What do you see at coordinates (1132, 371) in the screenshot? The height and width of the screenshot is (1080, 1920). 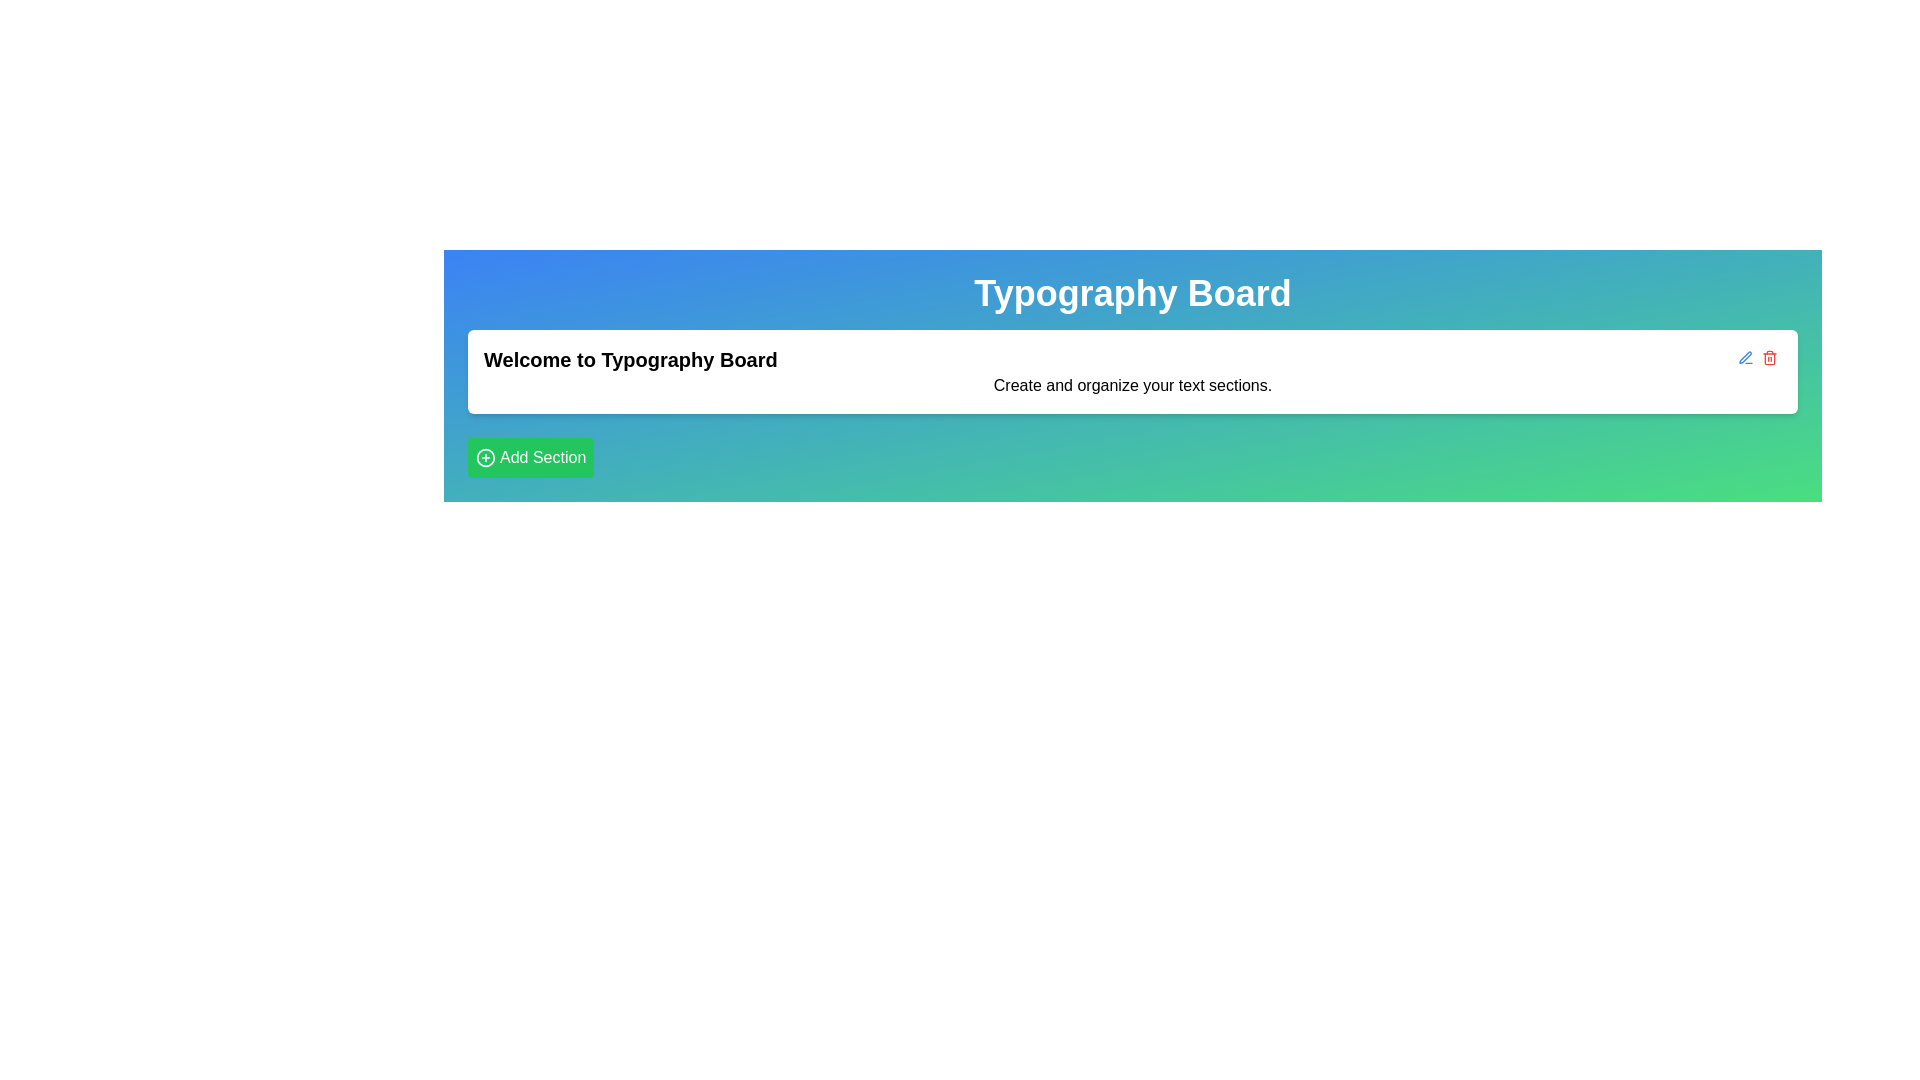 I see `the text block displaying 'Welcome to Typography BoardCreate and organize your text sections.' which is located below the title 'Typography Board' in the gradient-colored header area` at bounding box center [1132, 371].